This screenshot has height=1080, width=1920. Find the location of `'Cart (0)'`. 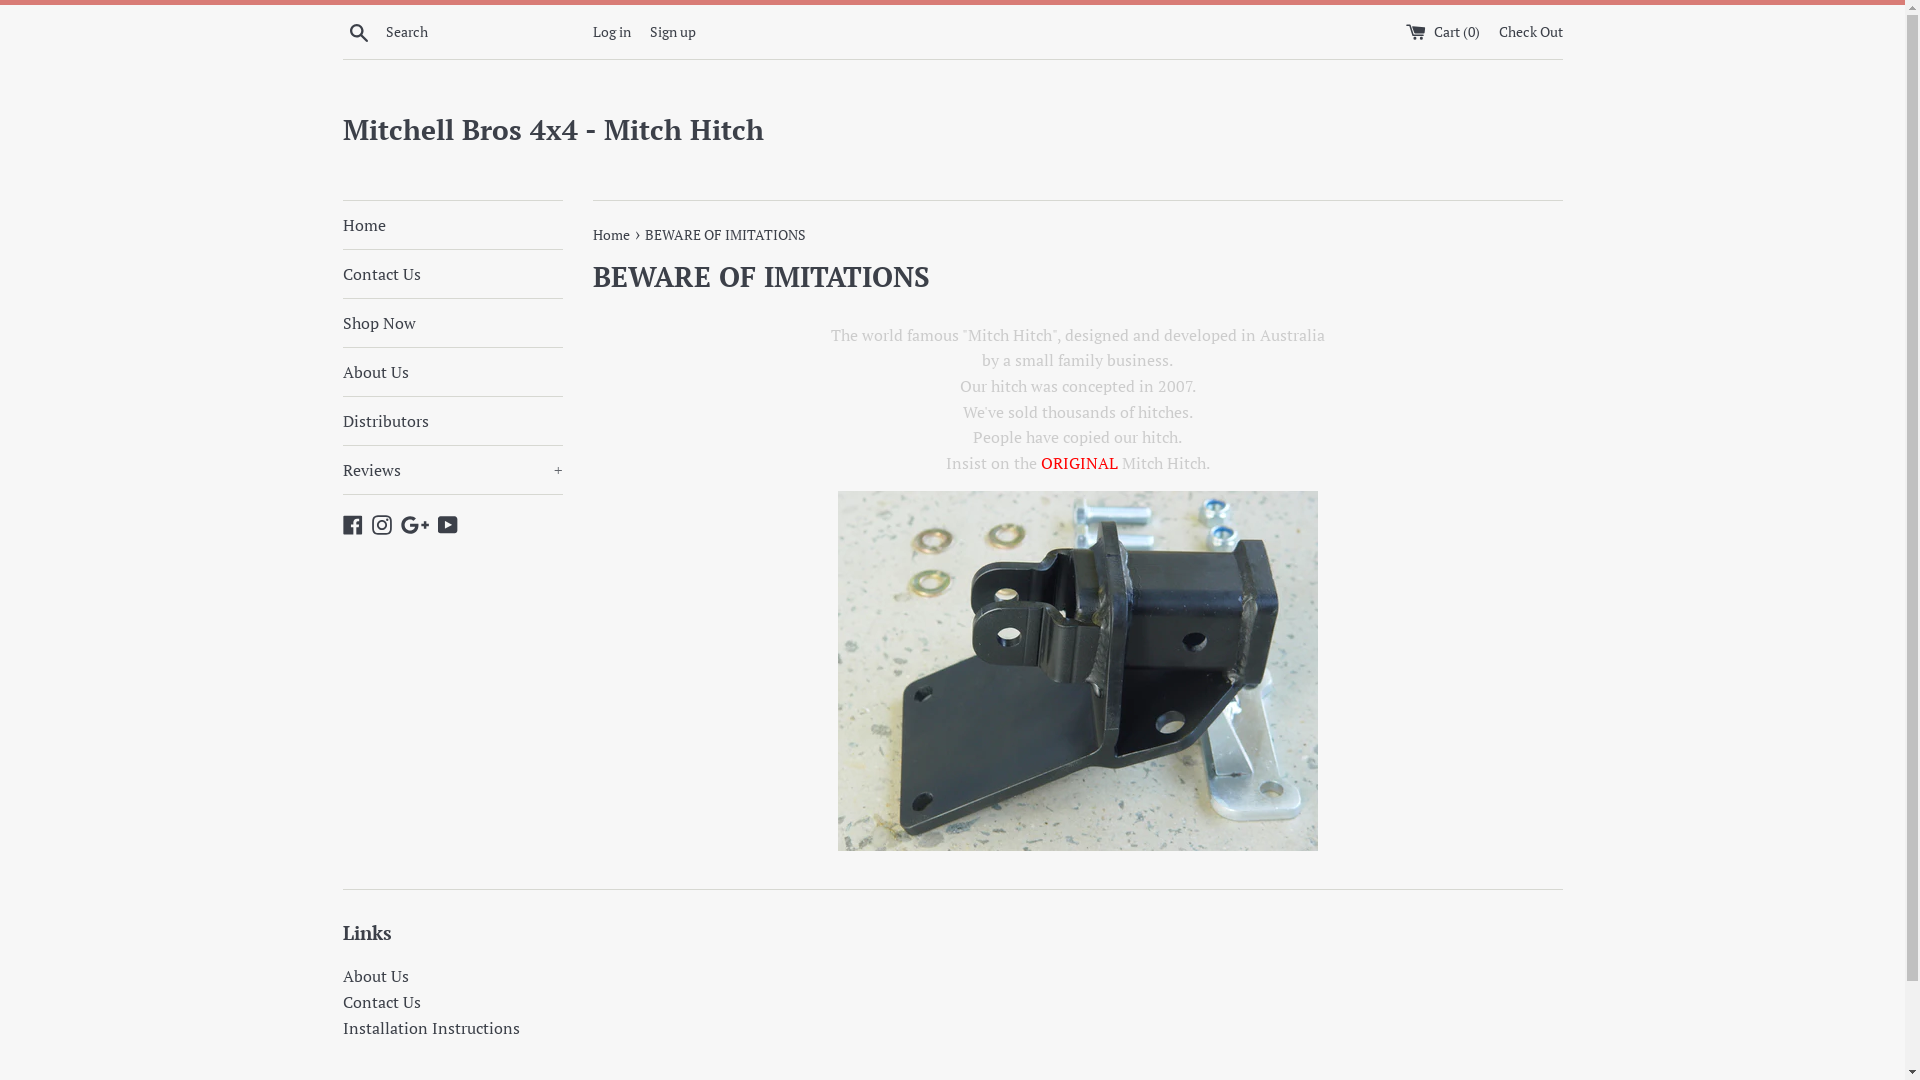

'Cart (0)' is located at coordinates (1444, 31).